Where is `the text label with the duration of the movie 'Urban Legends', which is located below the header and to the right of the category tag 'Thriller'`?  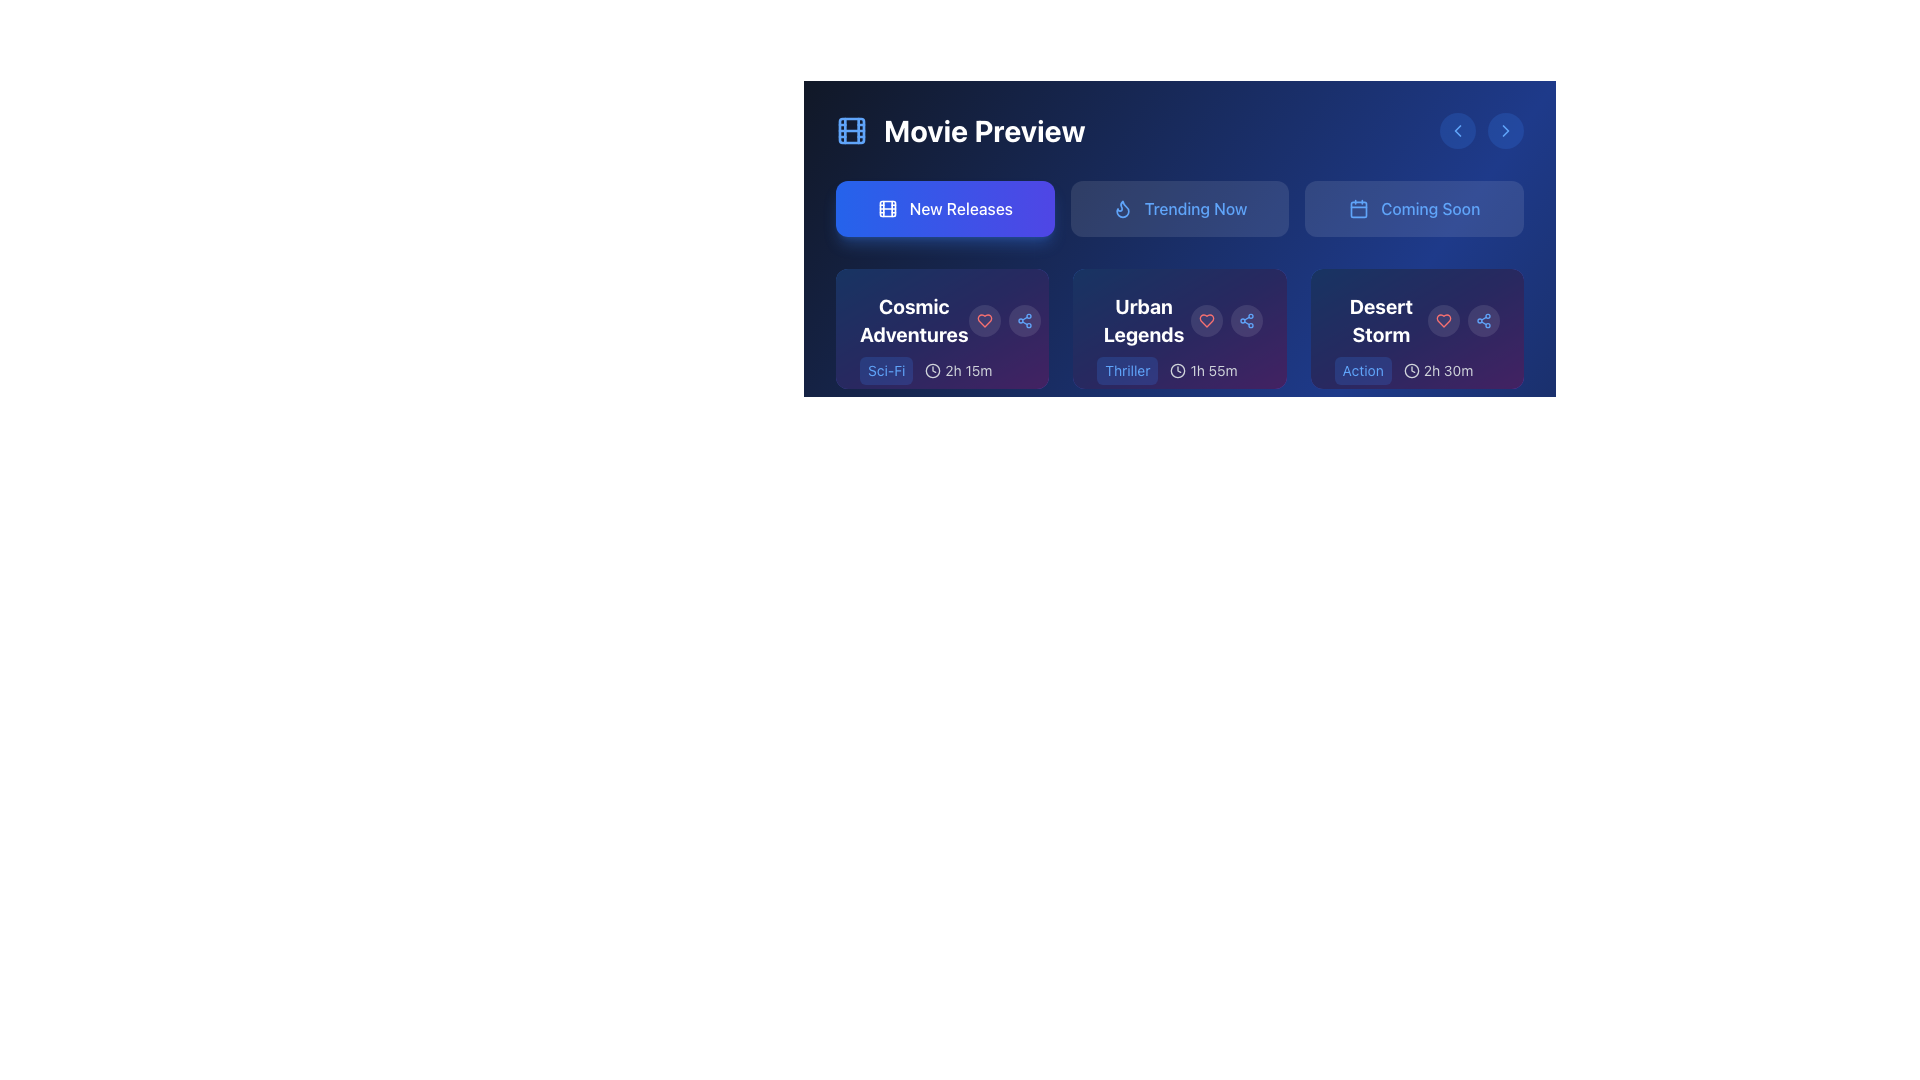 the text label with the duration of the movie 'Urban Legends', which is located below the header and to the right of the category tag 'Thriller' is located at coordinates (1180, 362).